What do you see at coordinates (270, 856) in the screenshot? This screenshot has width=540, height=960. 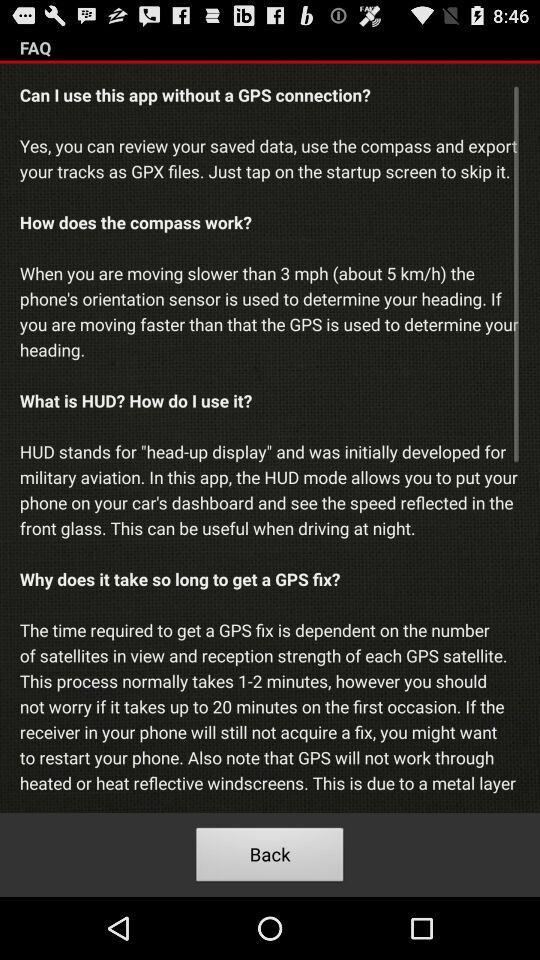 I see `the app below the can i use` at bounding box center [270, 856].